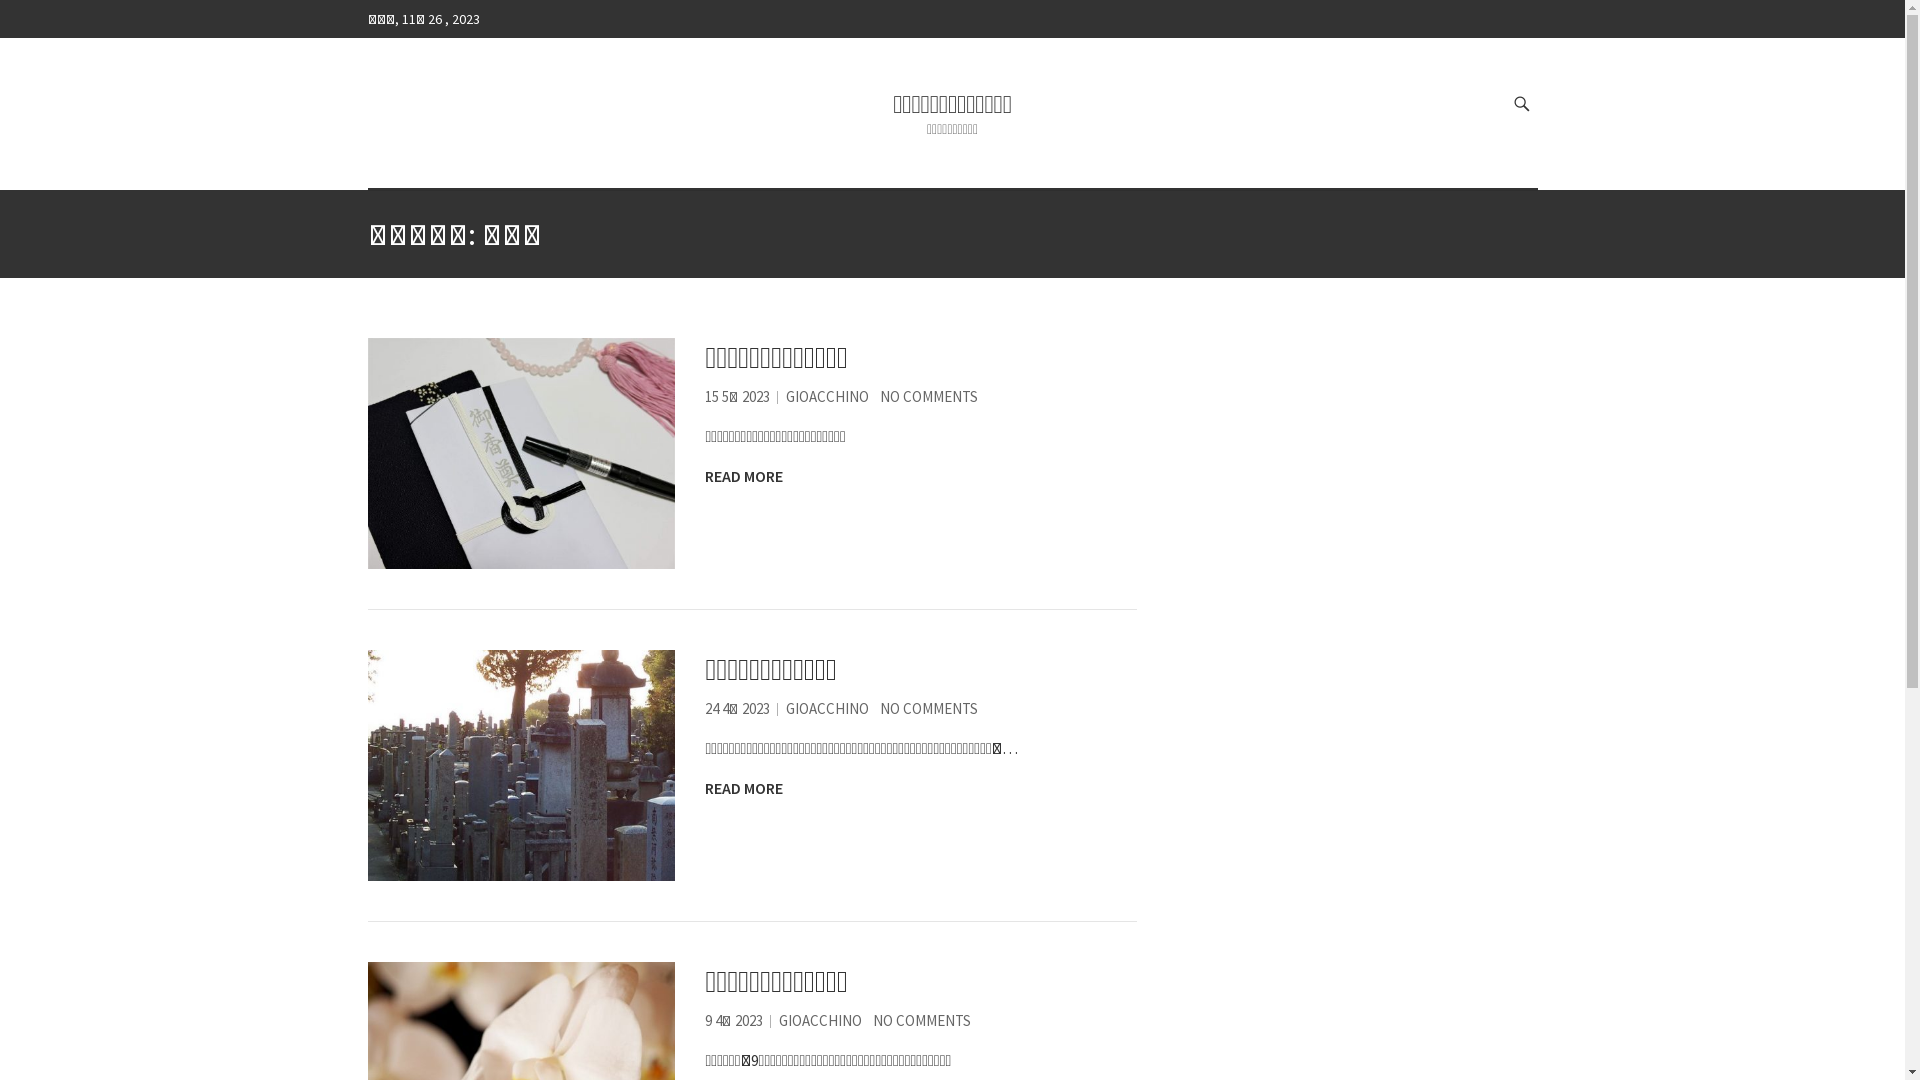 The width and height of the screenshot is (1920, 1080). What do you see at coordinates (785, 707) in the screenshot?
I see `'GIOACCHINO'` at bounding box center [785, 707].